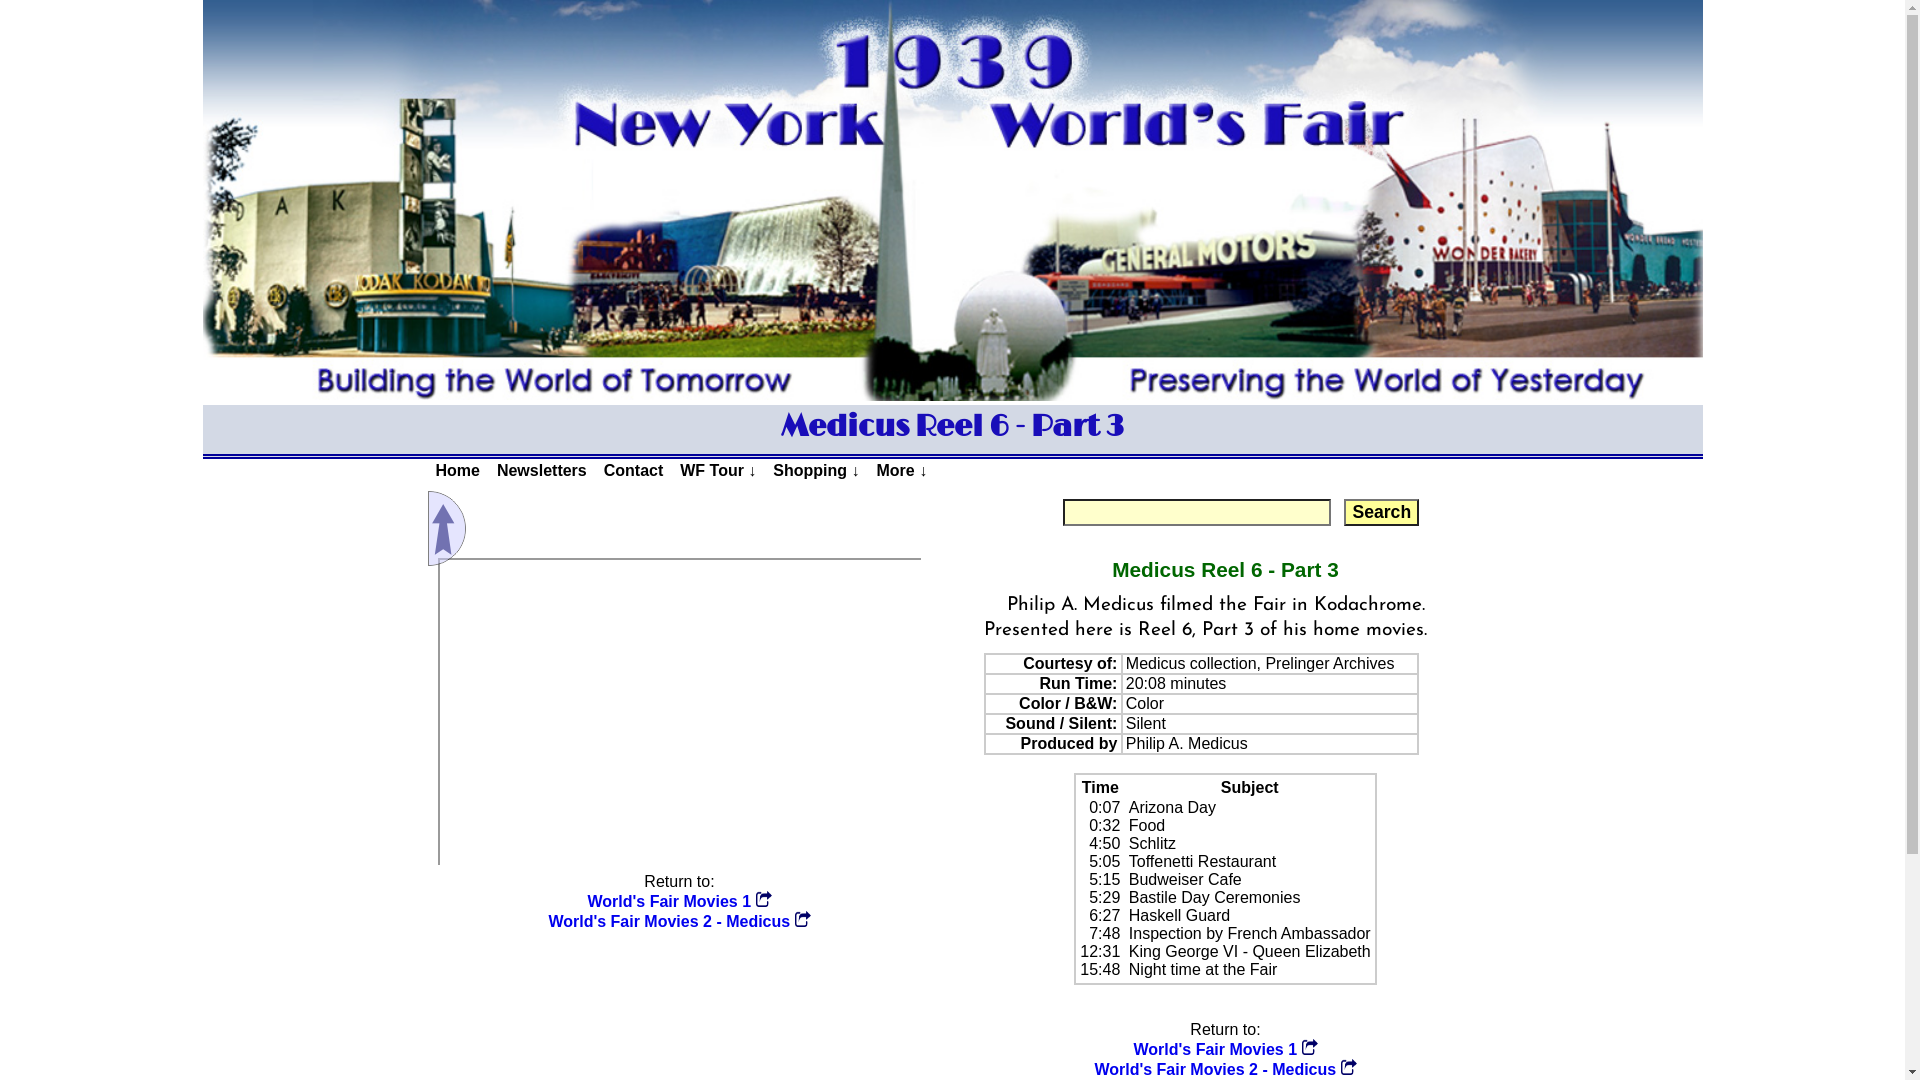 The width and height of the screenshot is (1920, 1080). Describe the element at coordinates (598, 471) in the screenshot. I see `'Contact'` at that location.